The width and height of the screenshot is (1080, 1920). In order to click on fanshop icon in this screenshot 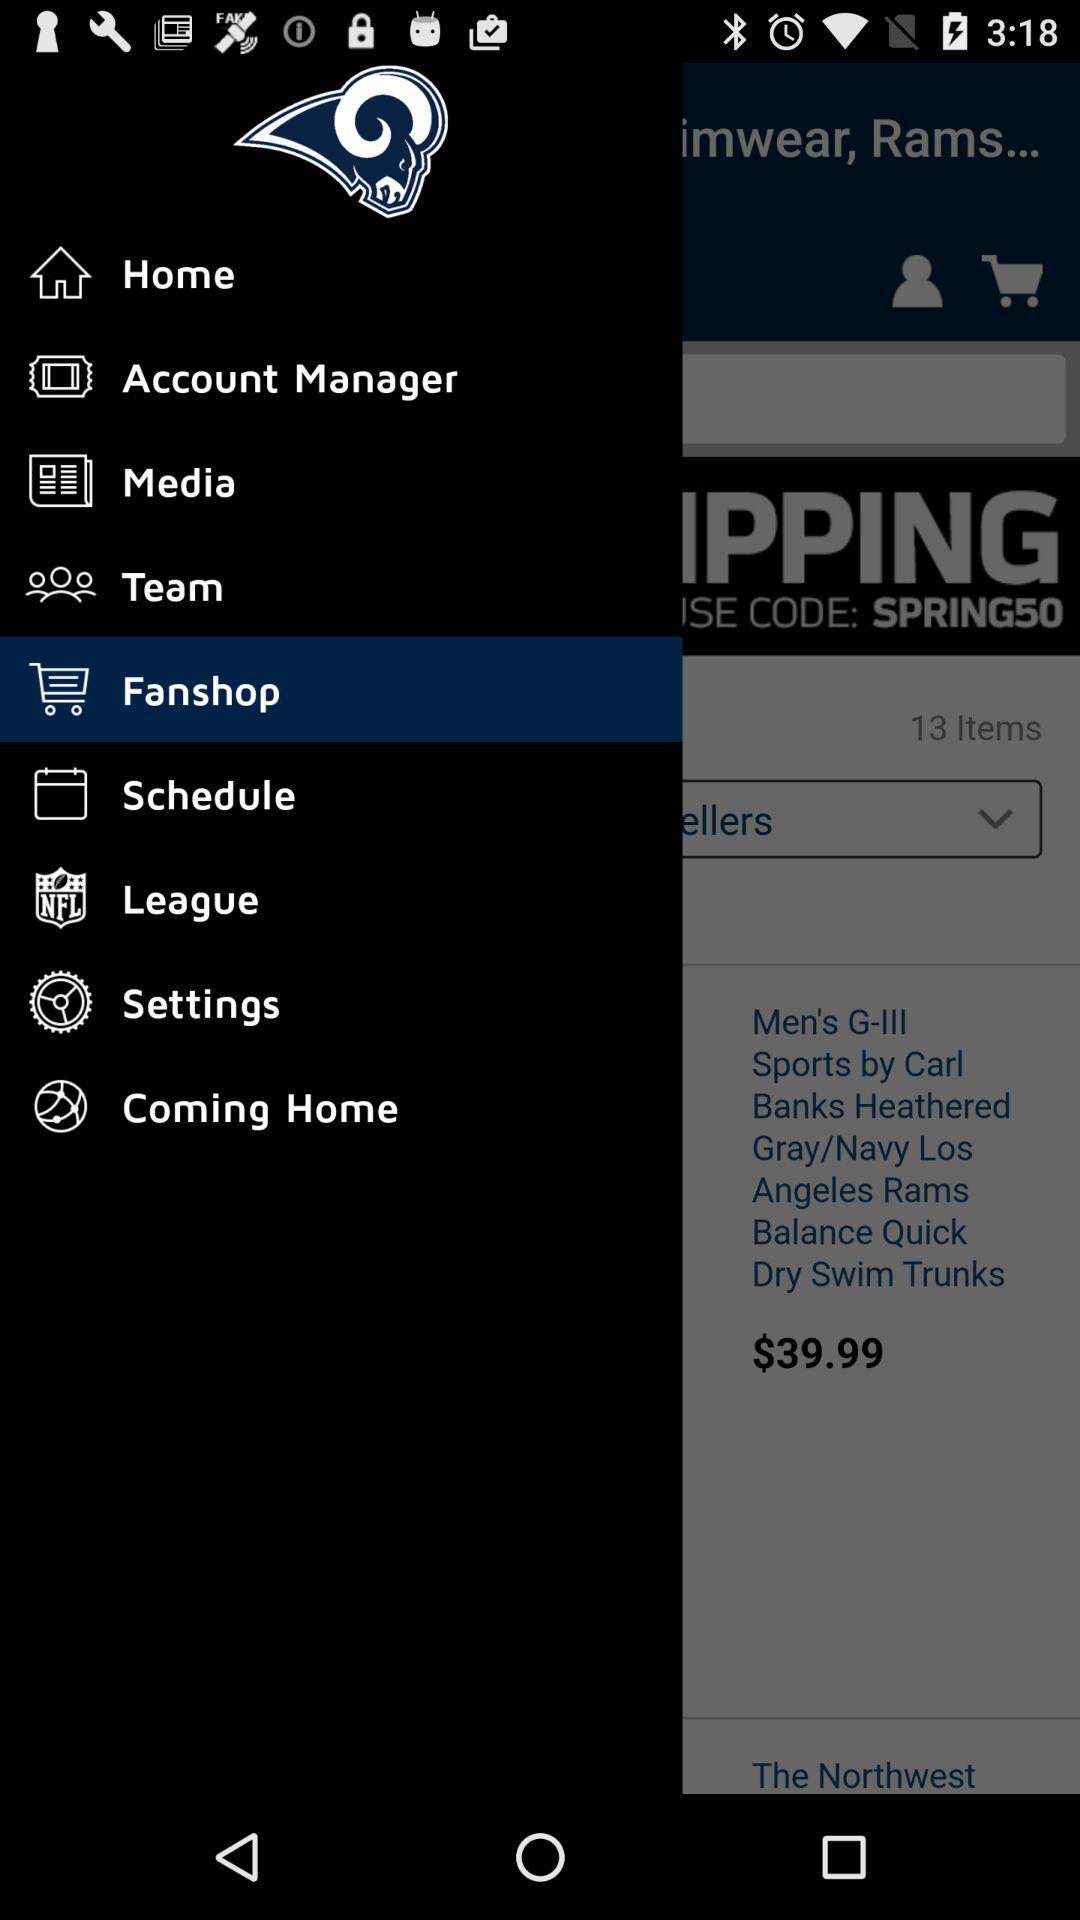, I will do `click(60, 689)`.